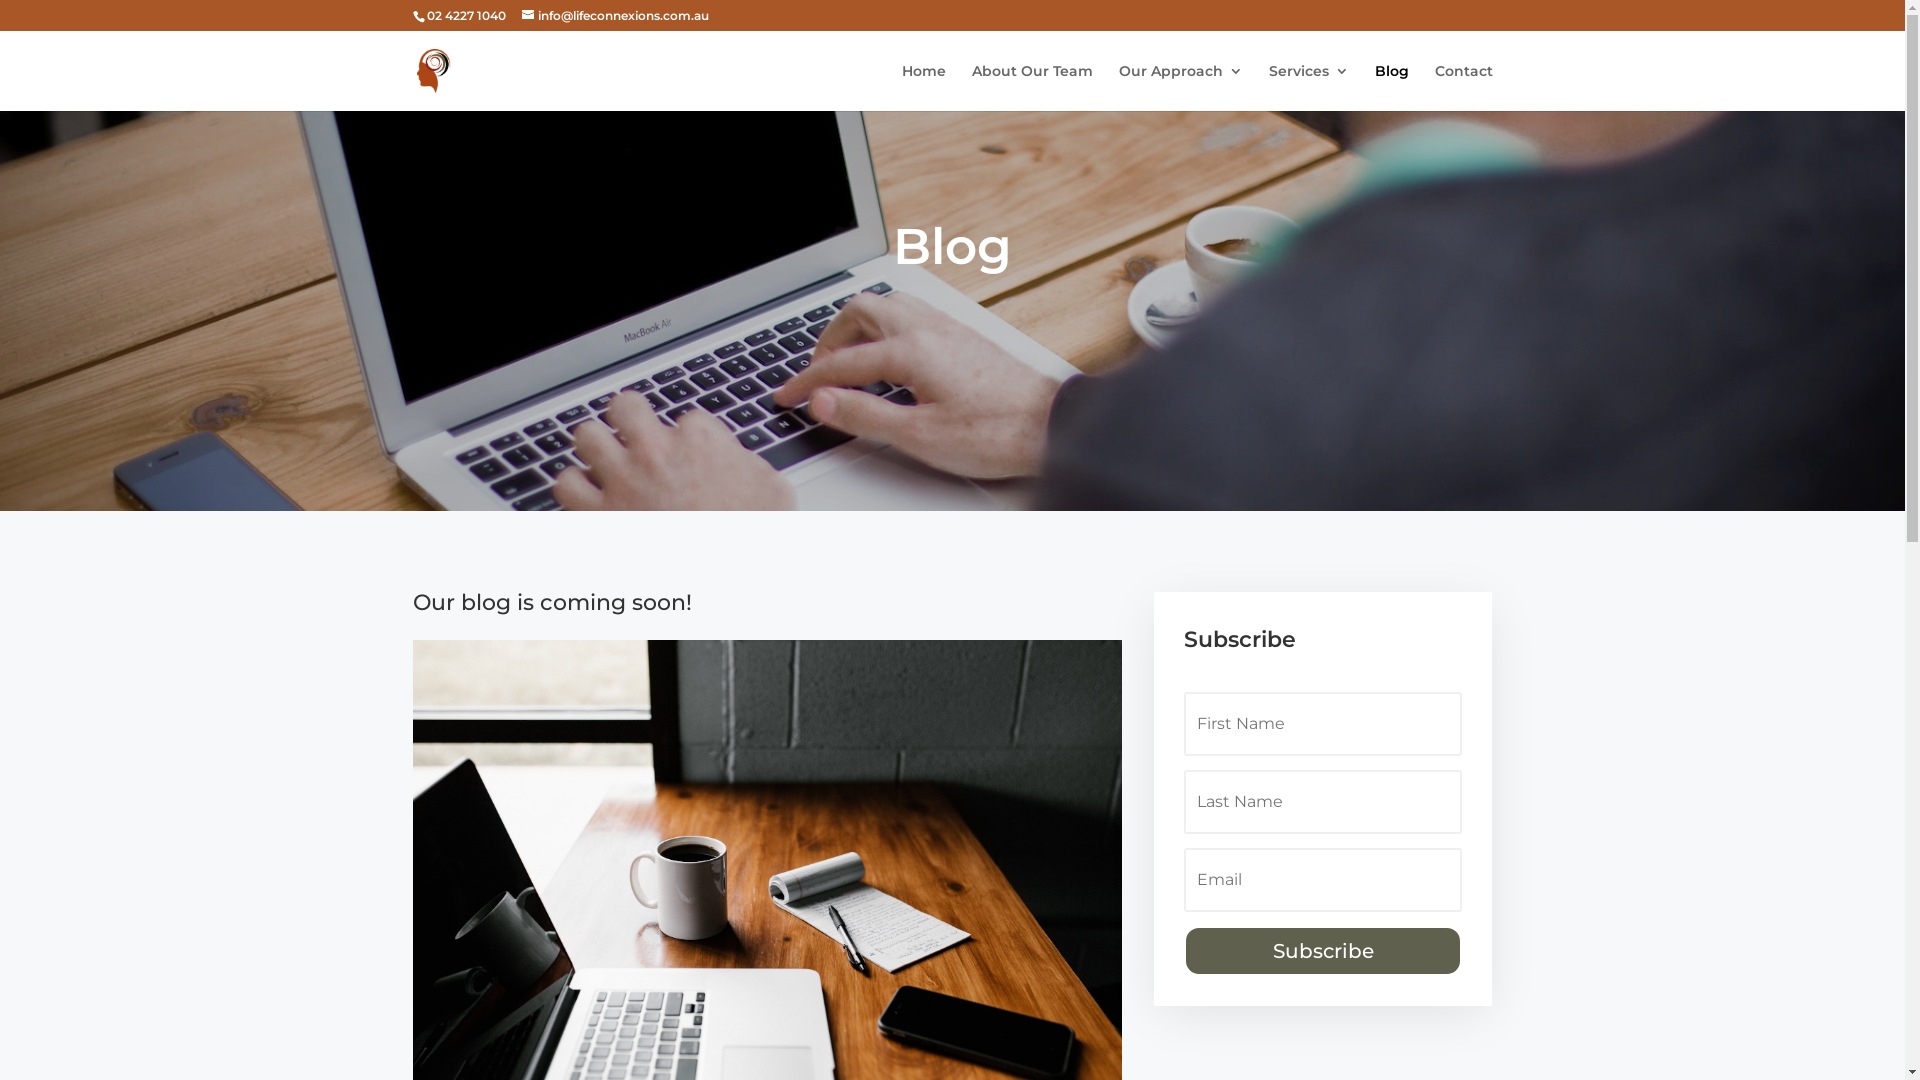 The image size is (1920, 1080). I want to click on 'Home', so click(923, 86).